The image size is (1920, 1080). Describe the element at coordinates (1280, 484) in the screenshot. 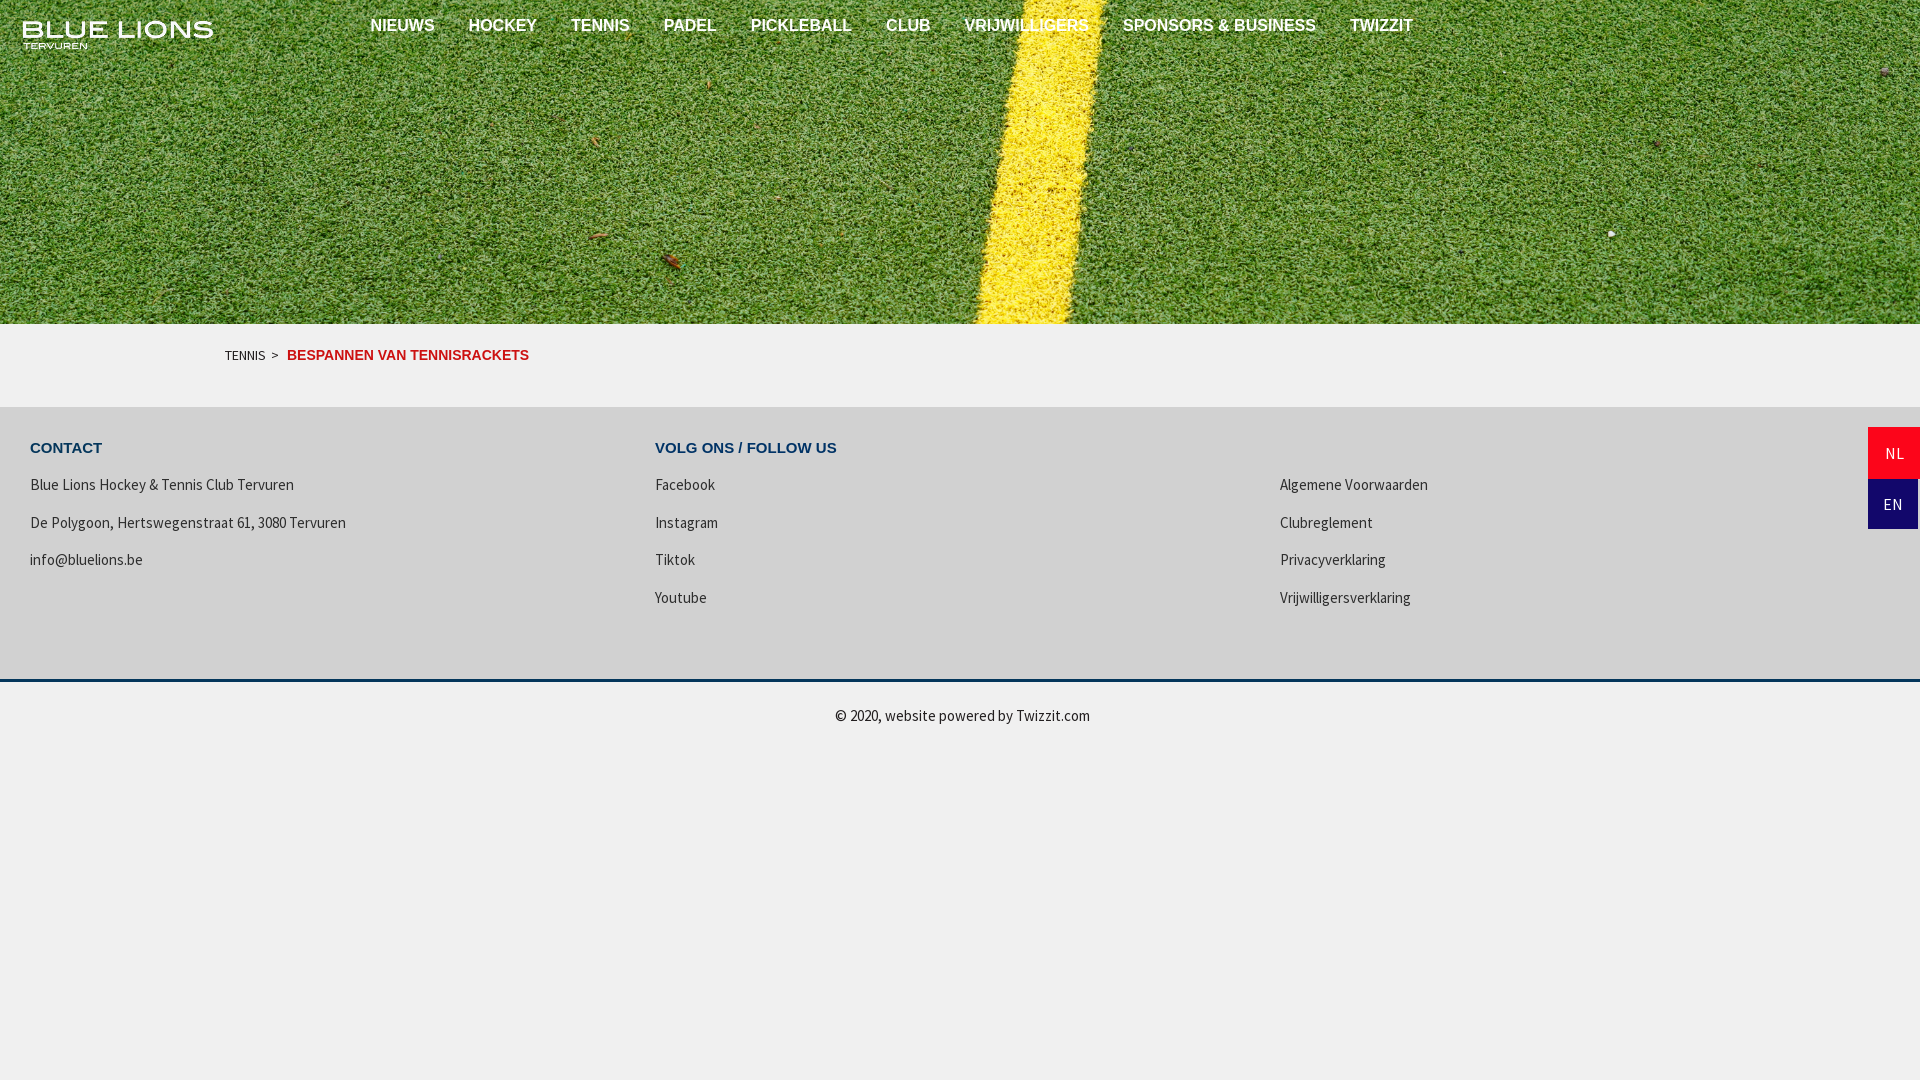

I see `'Algemene Voorwaarden'` at that location.